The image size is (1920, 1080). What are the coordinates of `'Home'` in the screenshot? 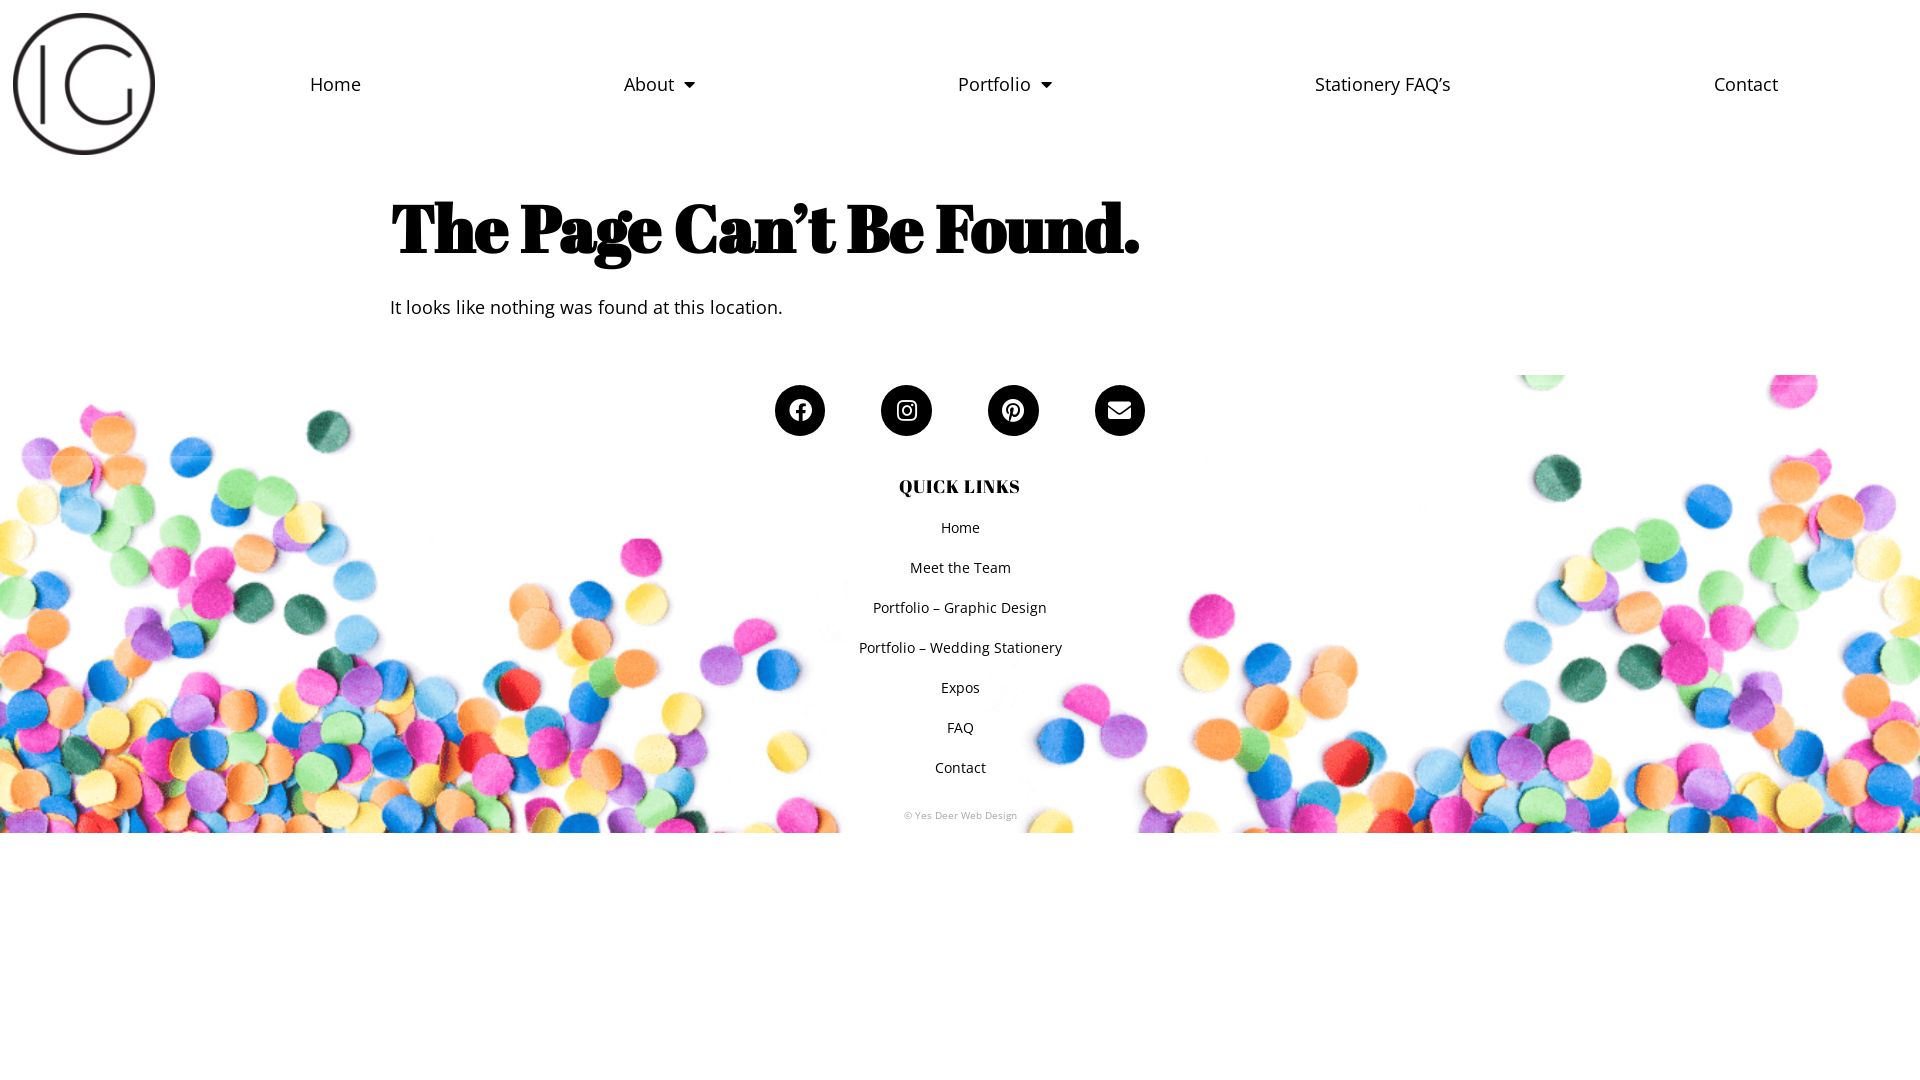 It's located at (177, 83).